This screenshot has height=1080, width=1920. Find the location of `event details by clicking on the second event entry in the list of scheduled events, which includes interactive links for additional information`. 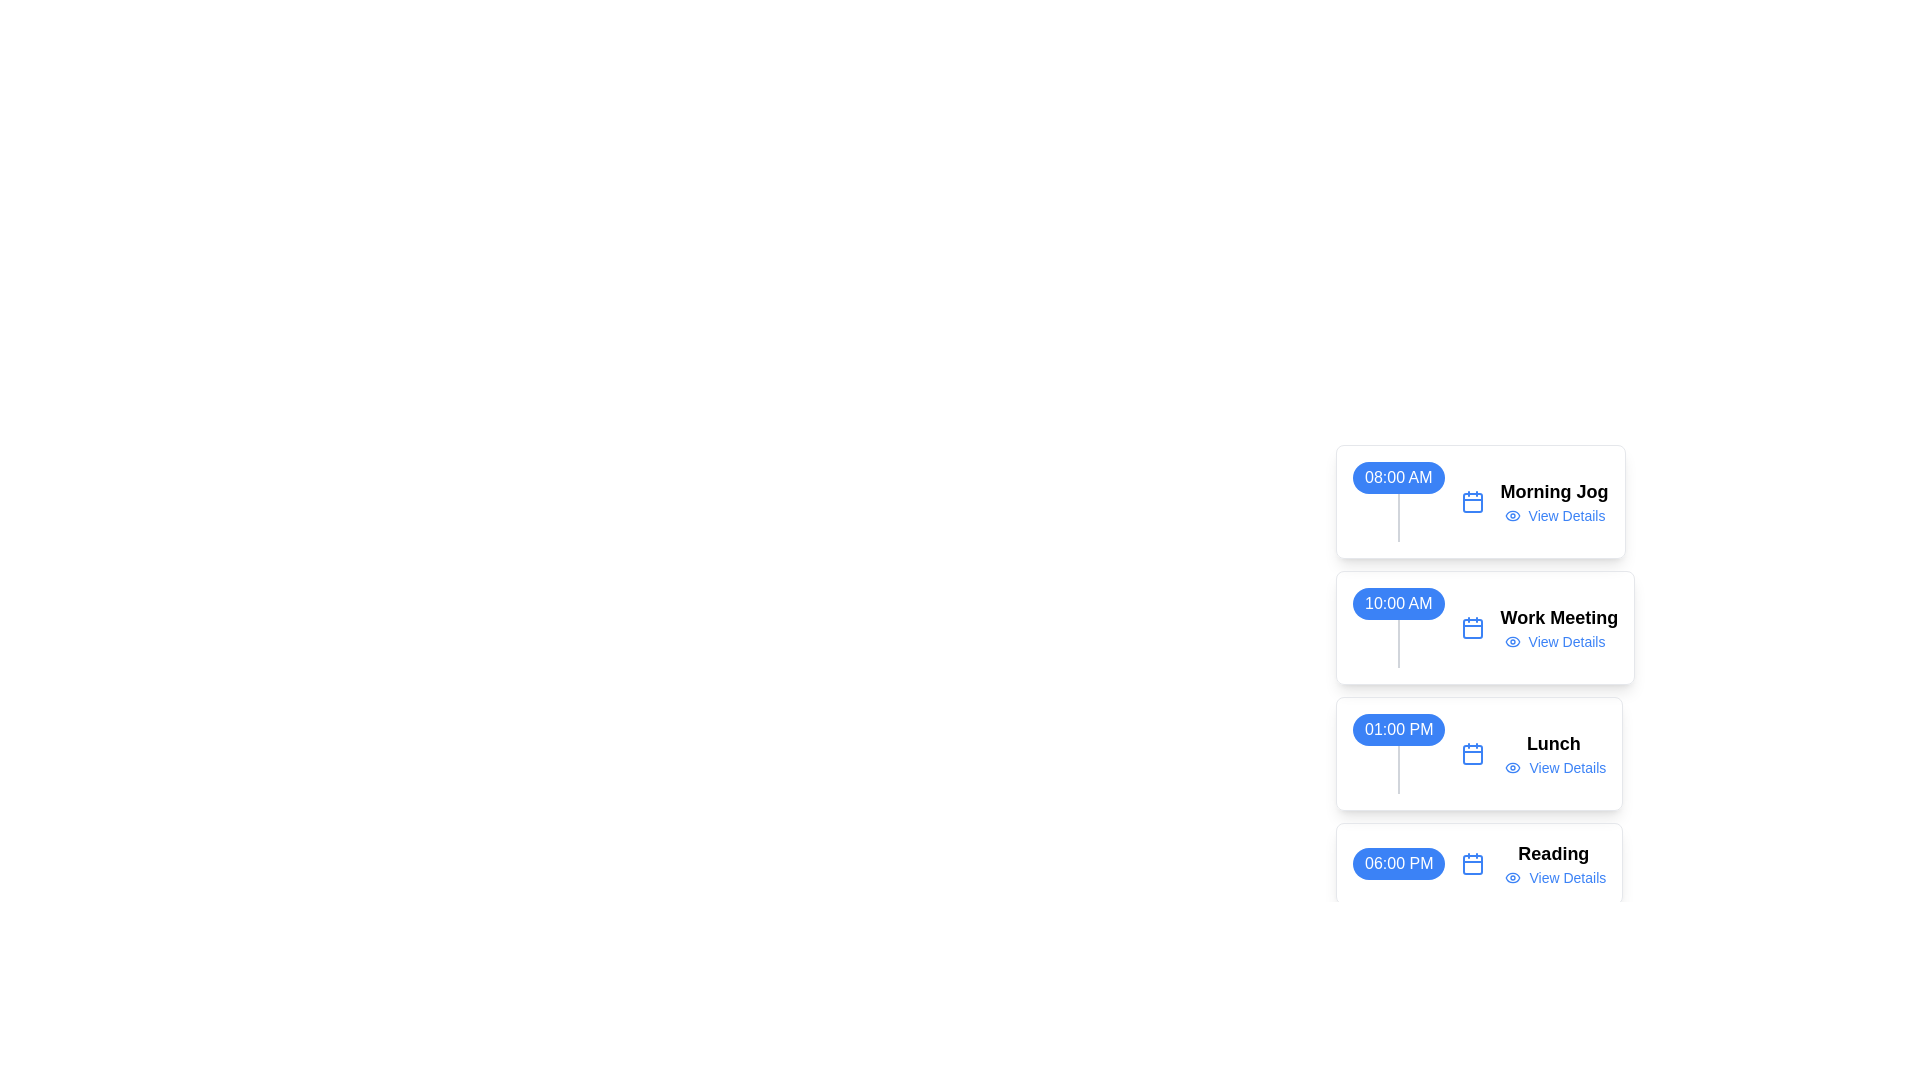

event details by clicking on the second event entry in the list of scheduled events, which includes interactive links for additional information is located at coordinates (1591, 675).